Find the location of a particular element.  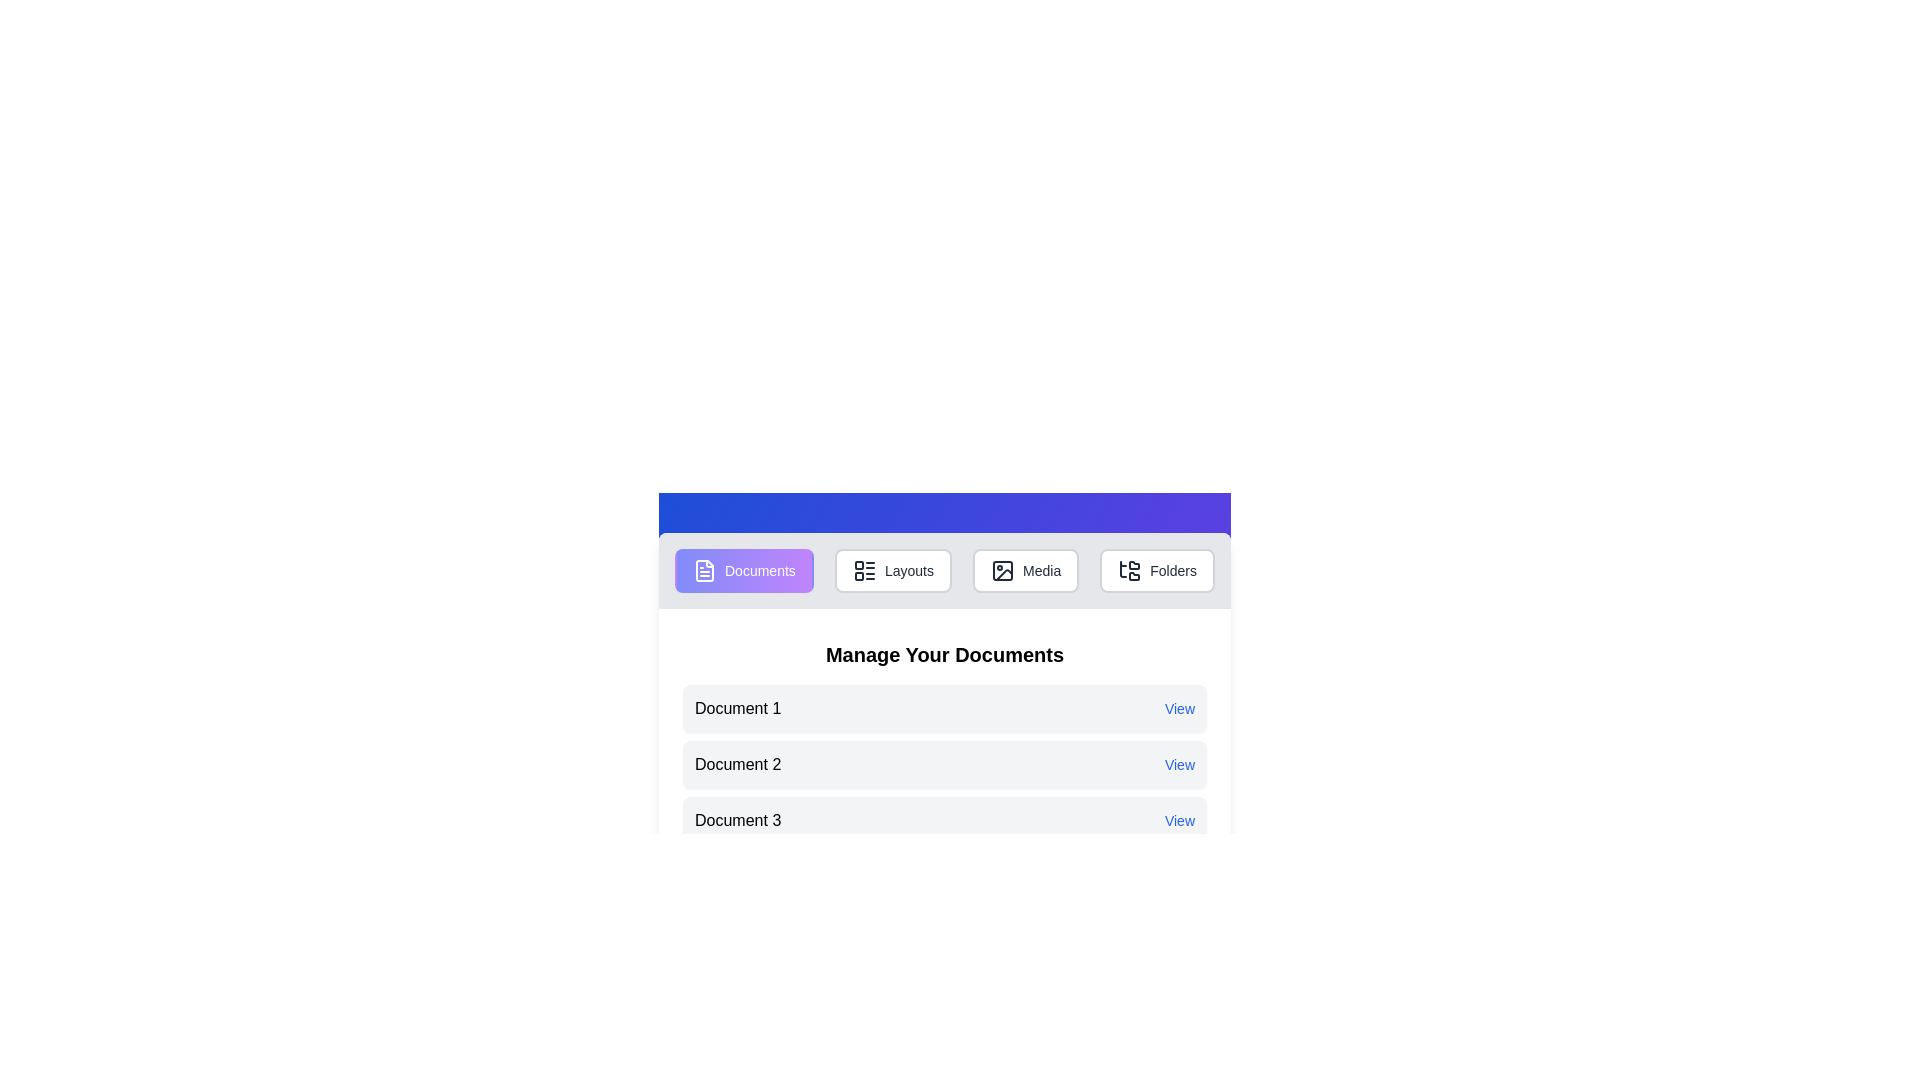

the third document card in the listing interface is located at coordinates (944, 821).